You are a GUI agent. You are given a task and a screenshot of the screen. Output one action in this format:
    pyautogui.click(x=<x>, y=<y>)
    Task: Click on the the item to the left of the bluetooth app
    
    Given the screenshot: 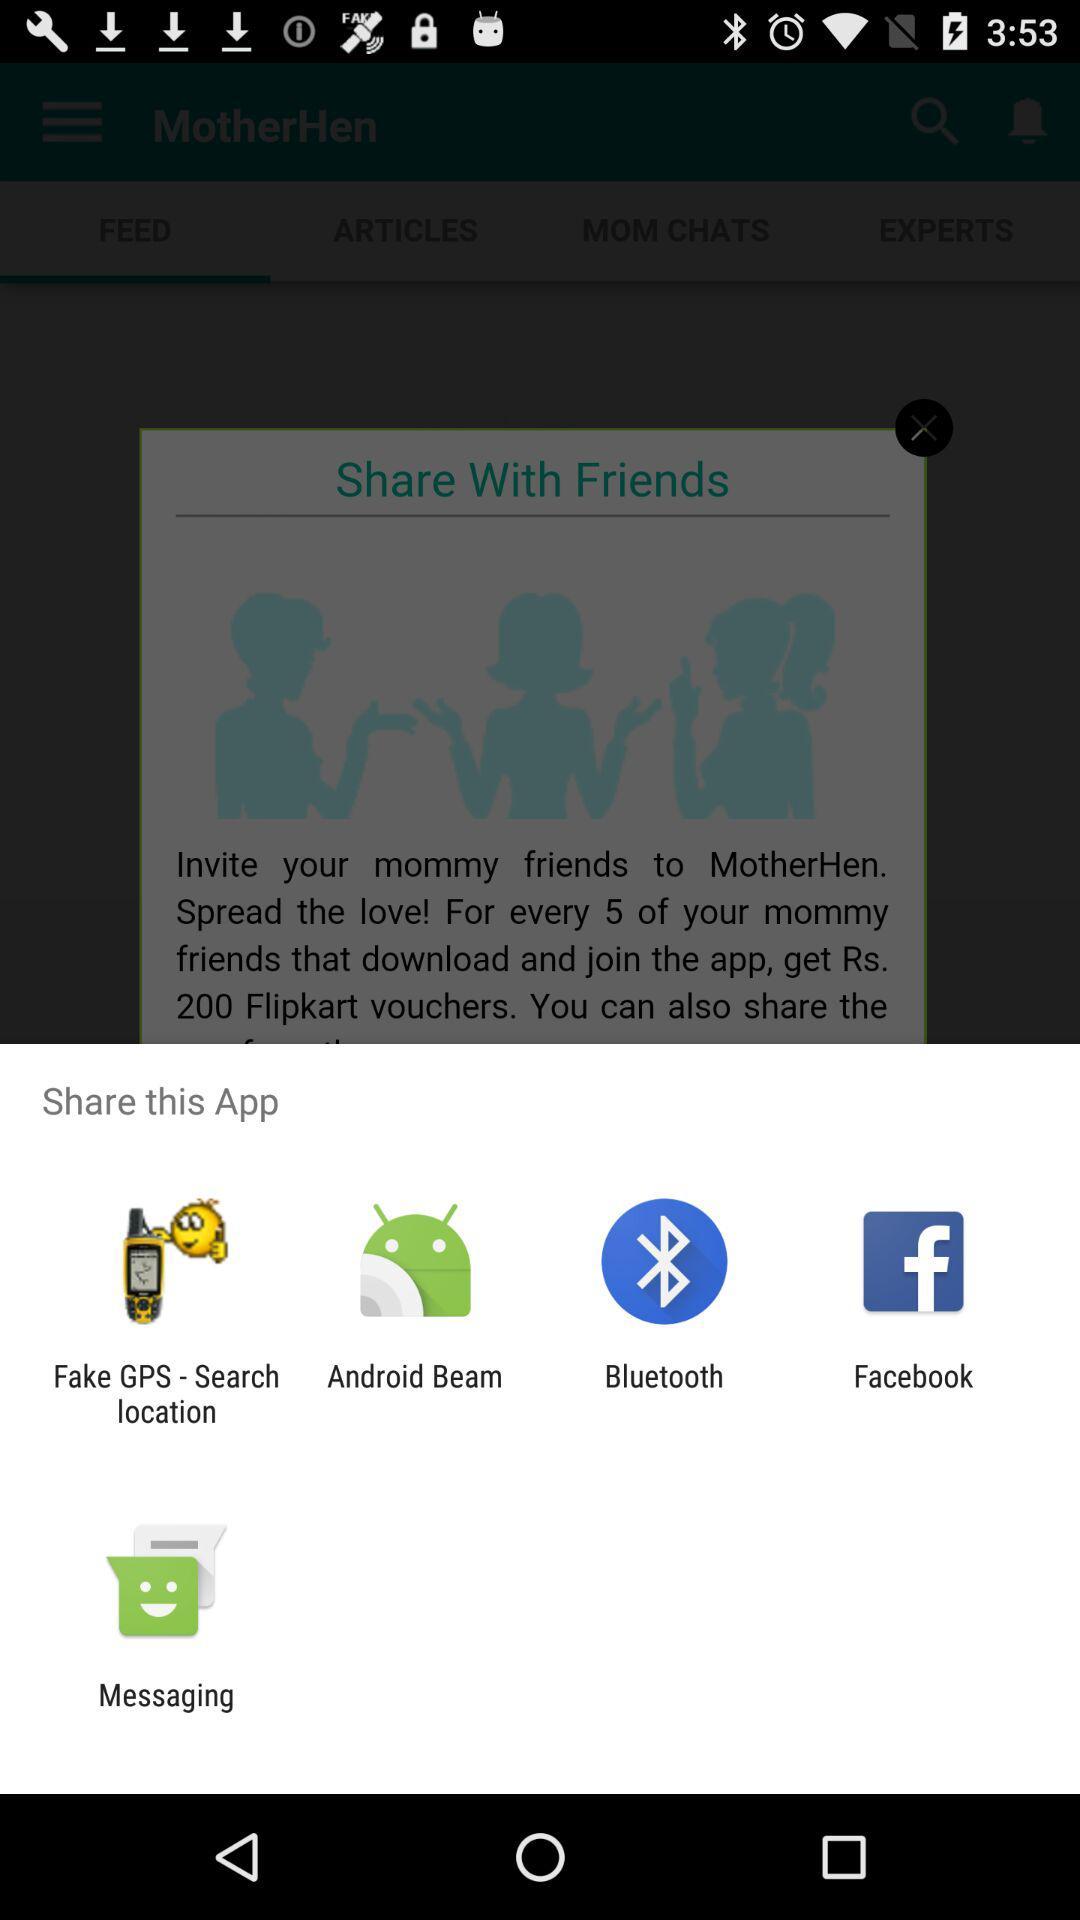 What is the action you would take?
    pyautogui.click(x=414, y=1392)
    